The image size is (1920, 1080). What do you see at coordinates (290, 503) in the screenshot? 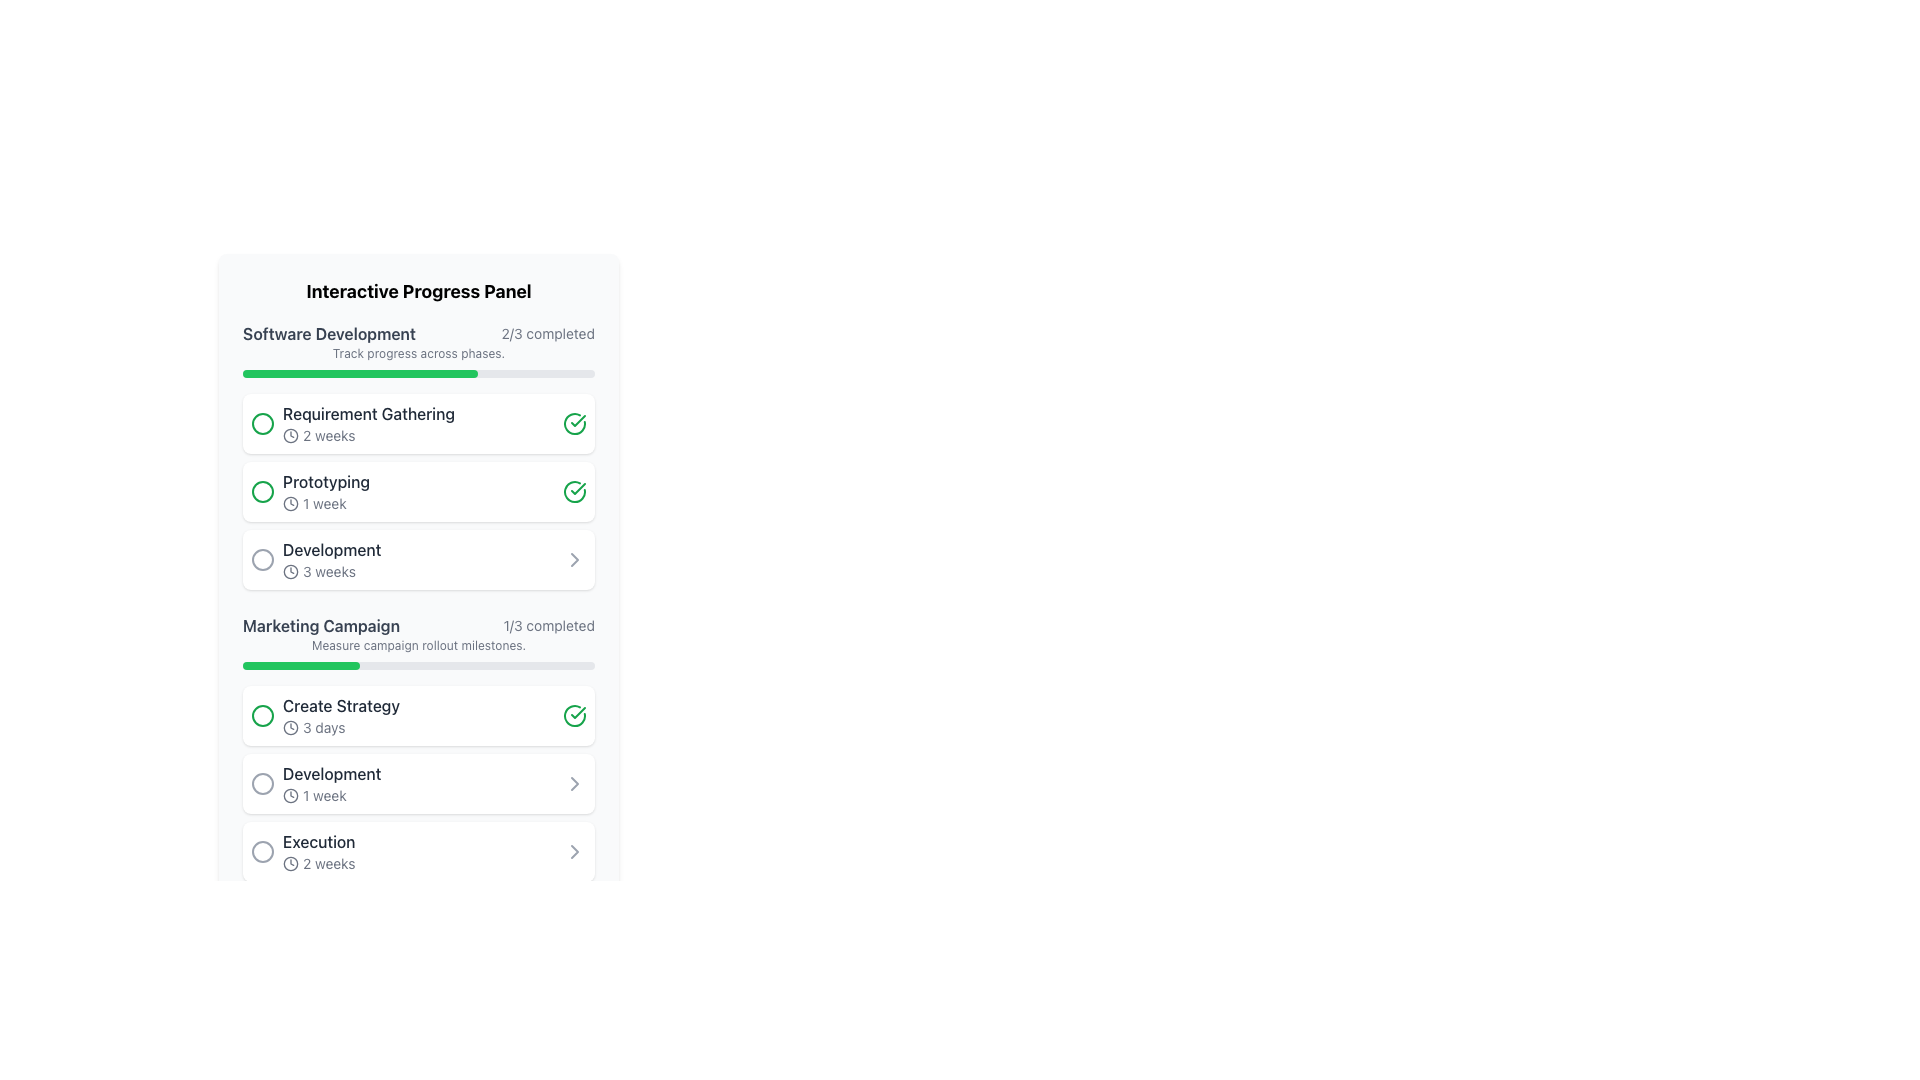
I see `the small clock icon, which is the leftmost element in the task labeled 'Prototyping' with a duration of '1 week'` at bounding box center [290, 503].